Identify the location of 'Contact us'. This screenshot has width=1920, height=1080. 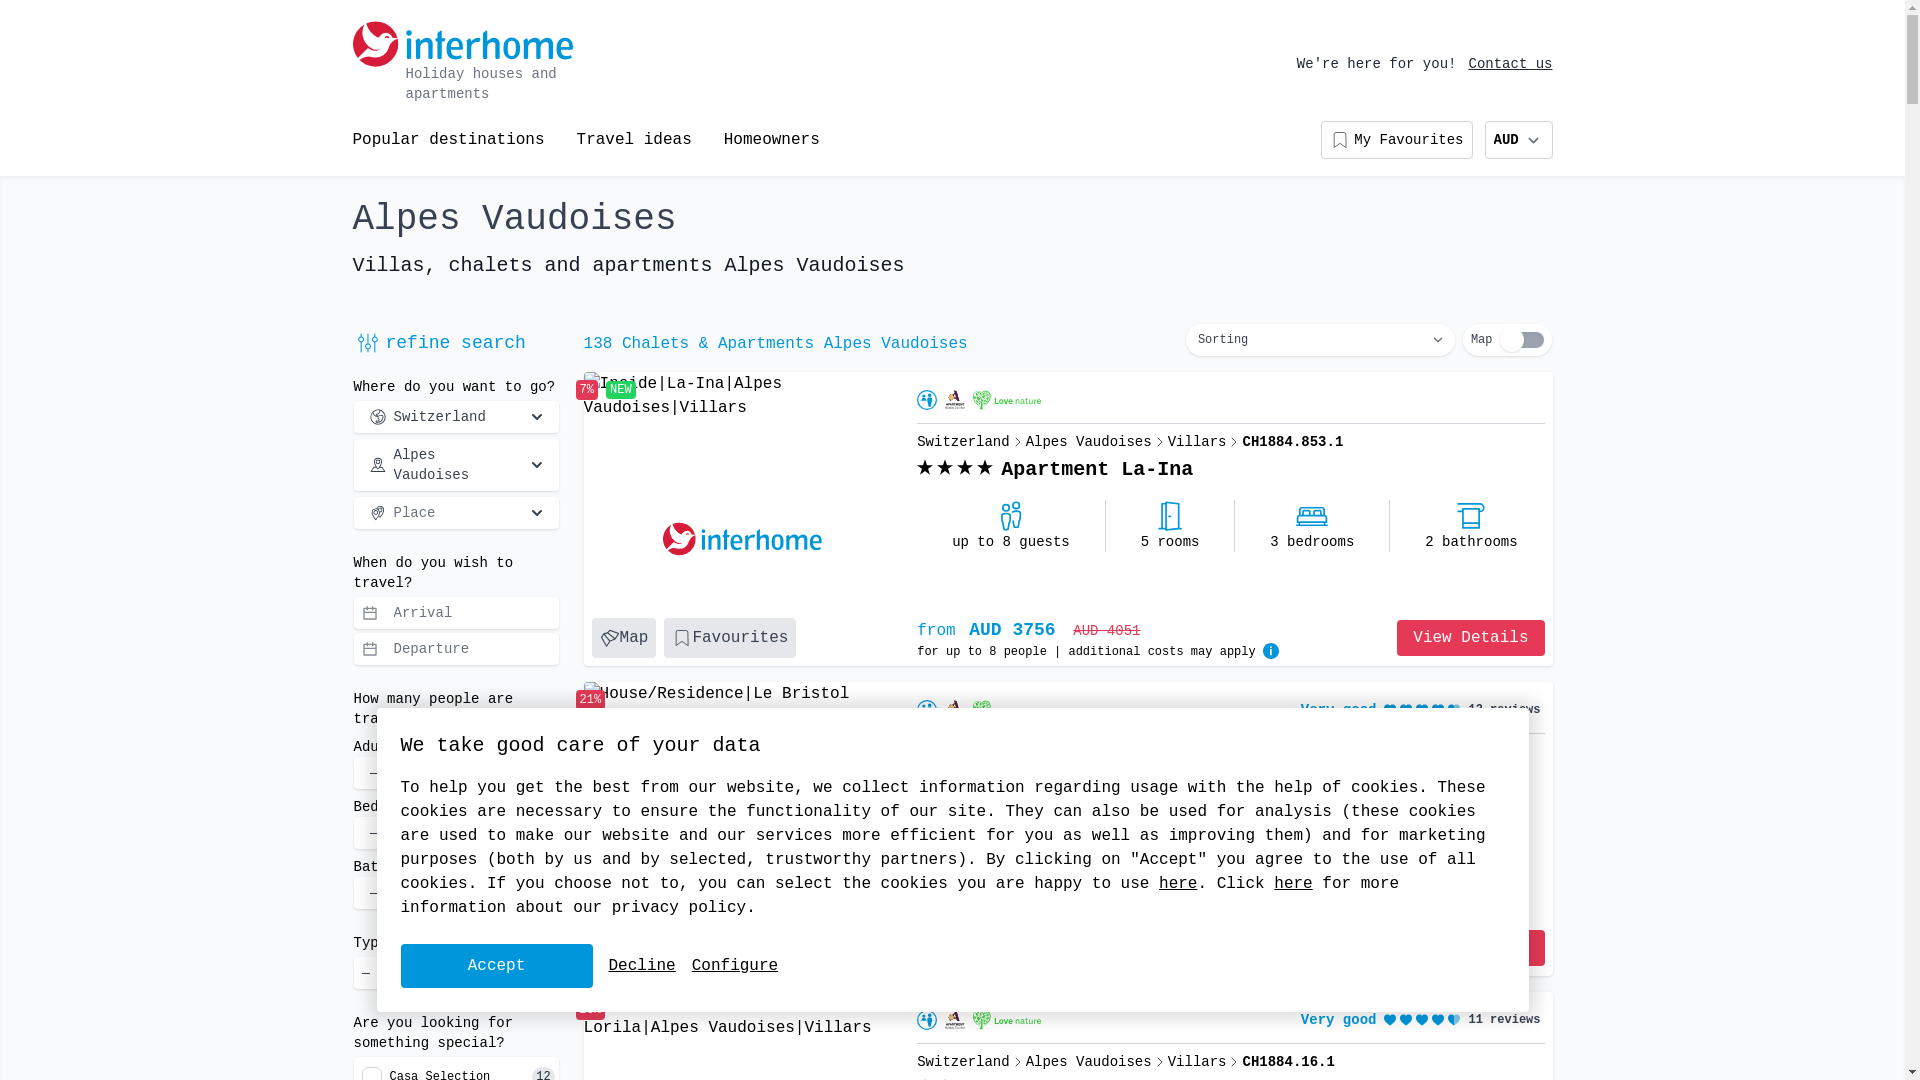
(1510, 63).